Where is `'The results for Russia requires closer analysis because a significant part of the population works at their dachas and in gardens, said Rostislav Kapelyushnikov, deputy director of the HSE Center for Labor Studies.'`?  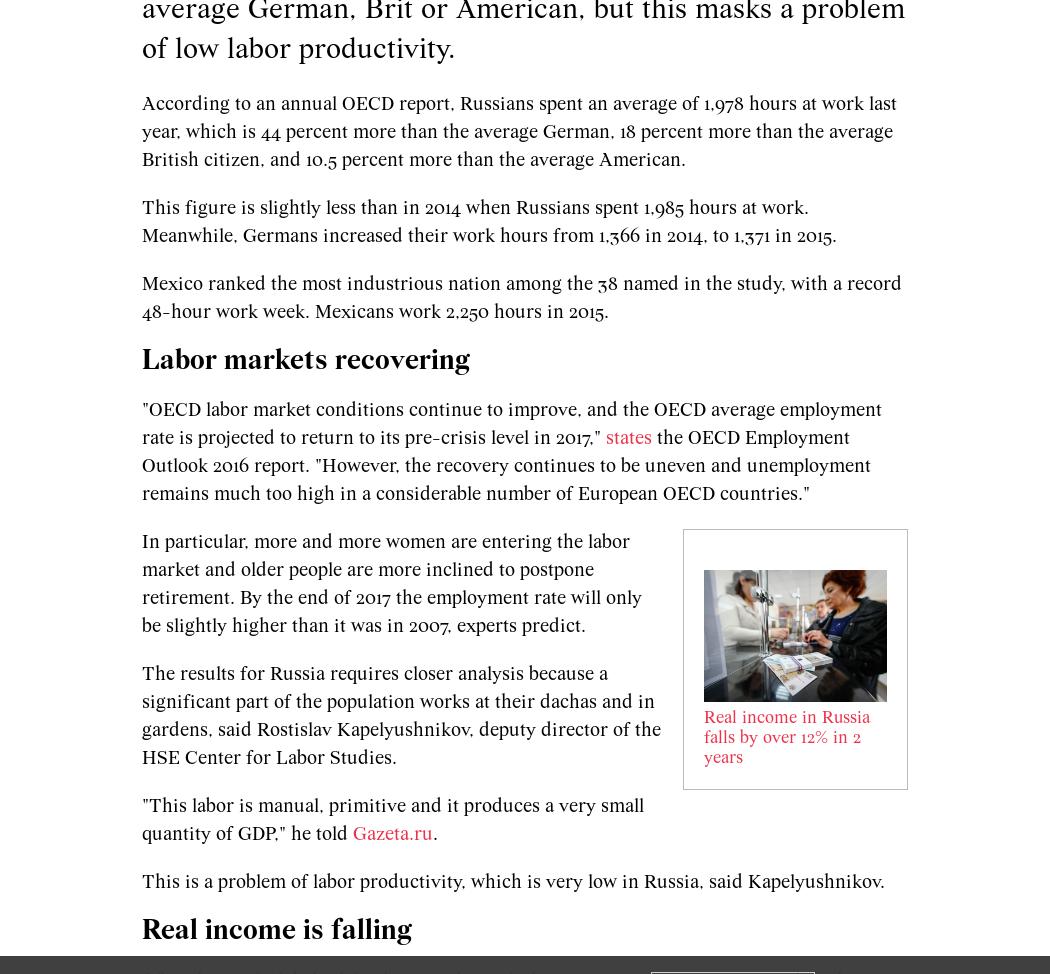 'The results for Russia requires closer analysis because a significant part of the population works at their dachas and in gardens, said Rostislav Kapelyushnikov, deputy director of the HSE Center for Labor Studies.' is located at coordinates (400, 715).